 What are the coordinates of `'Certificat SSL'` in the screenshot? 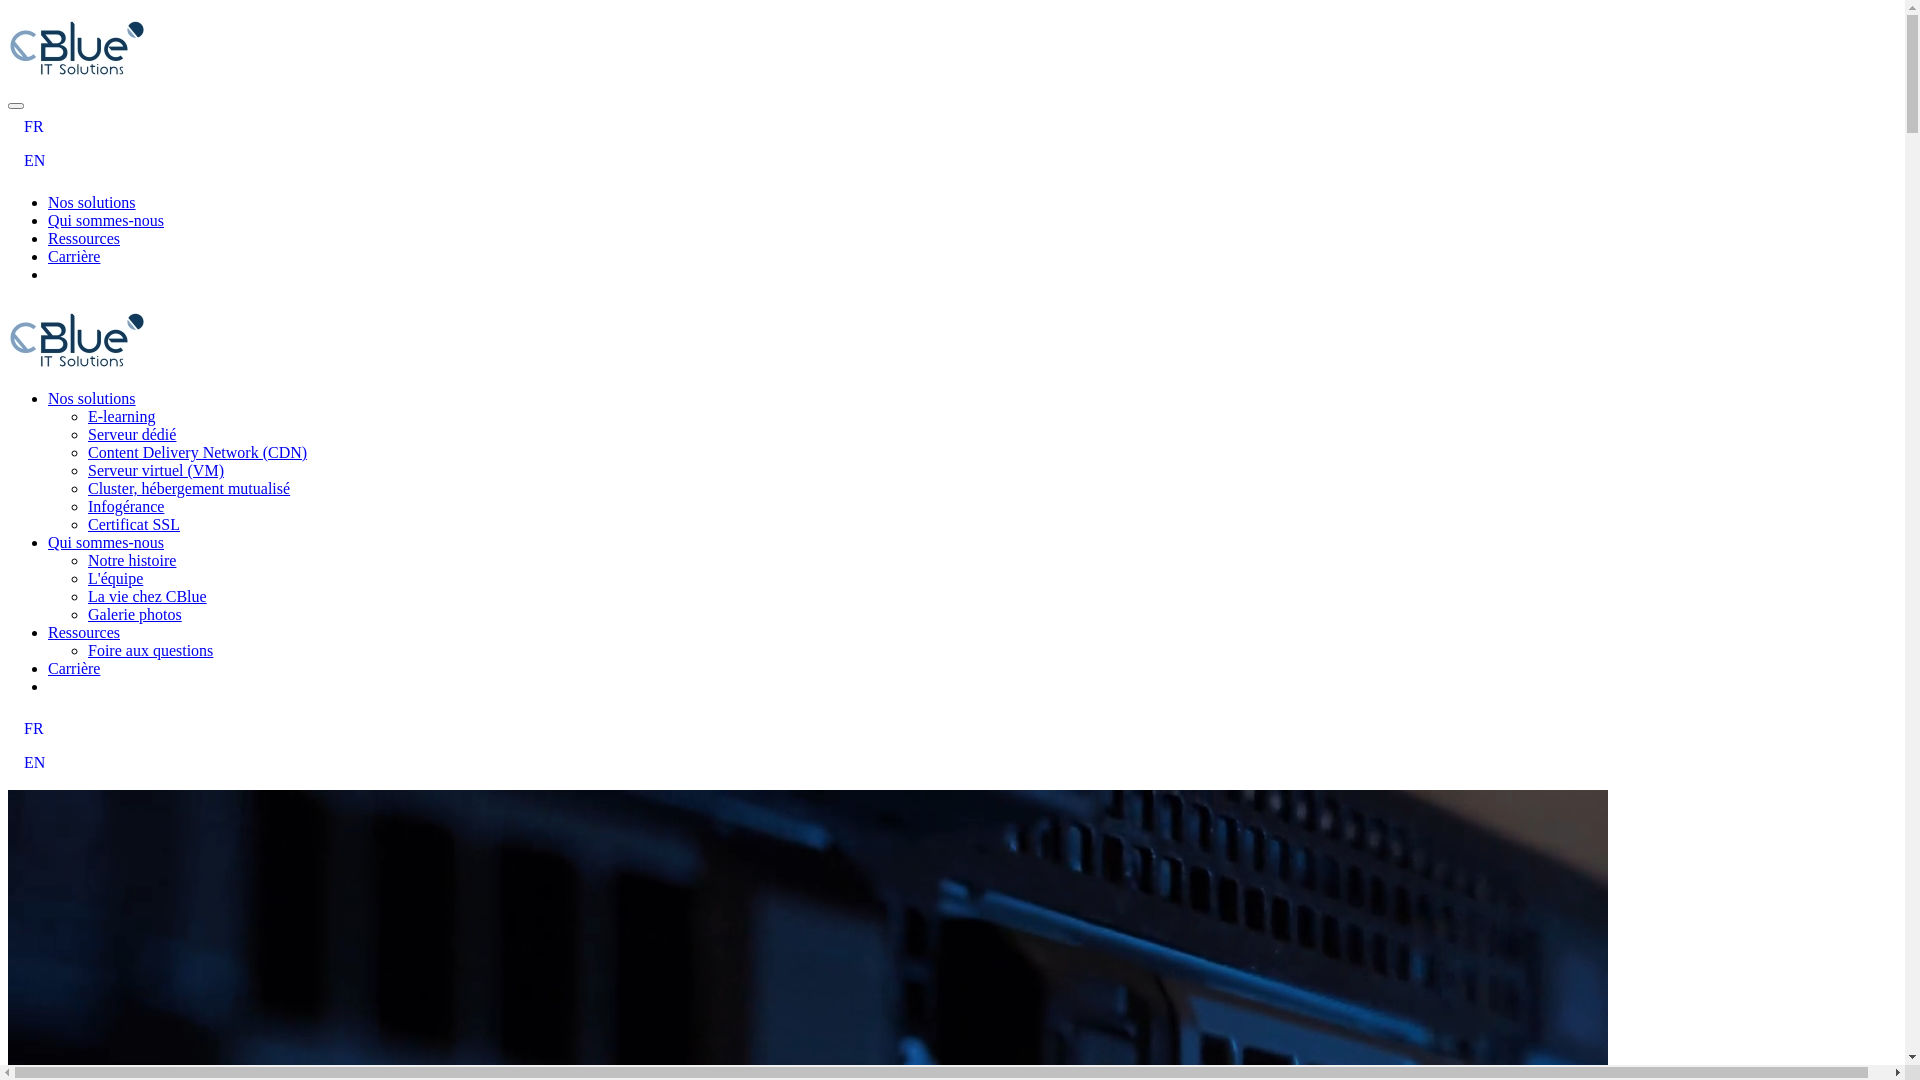 It's located at (133, 523).